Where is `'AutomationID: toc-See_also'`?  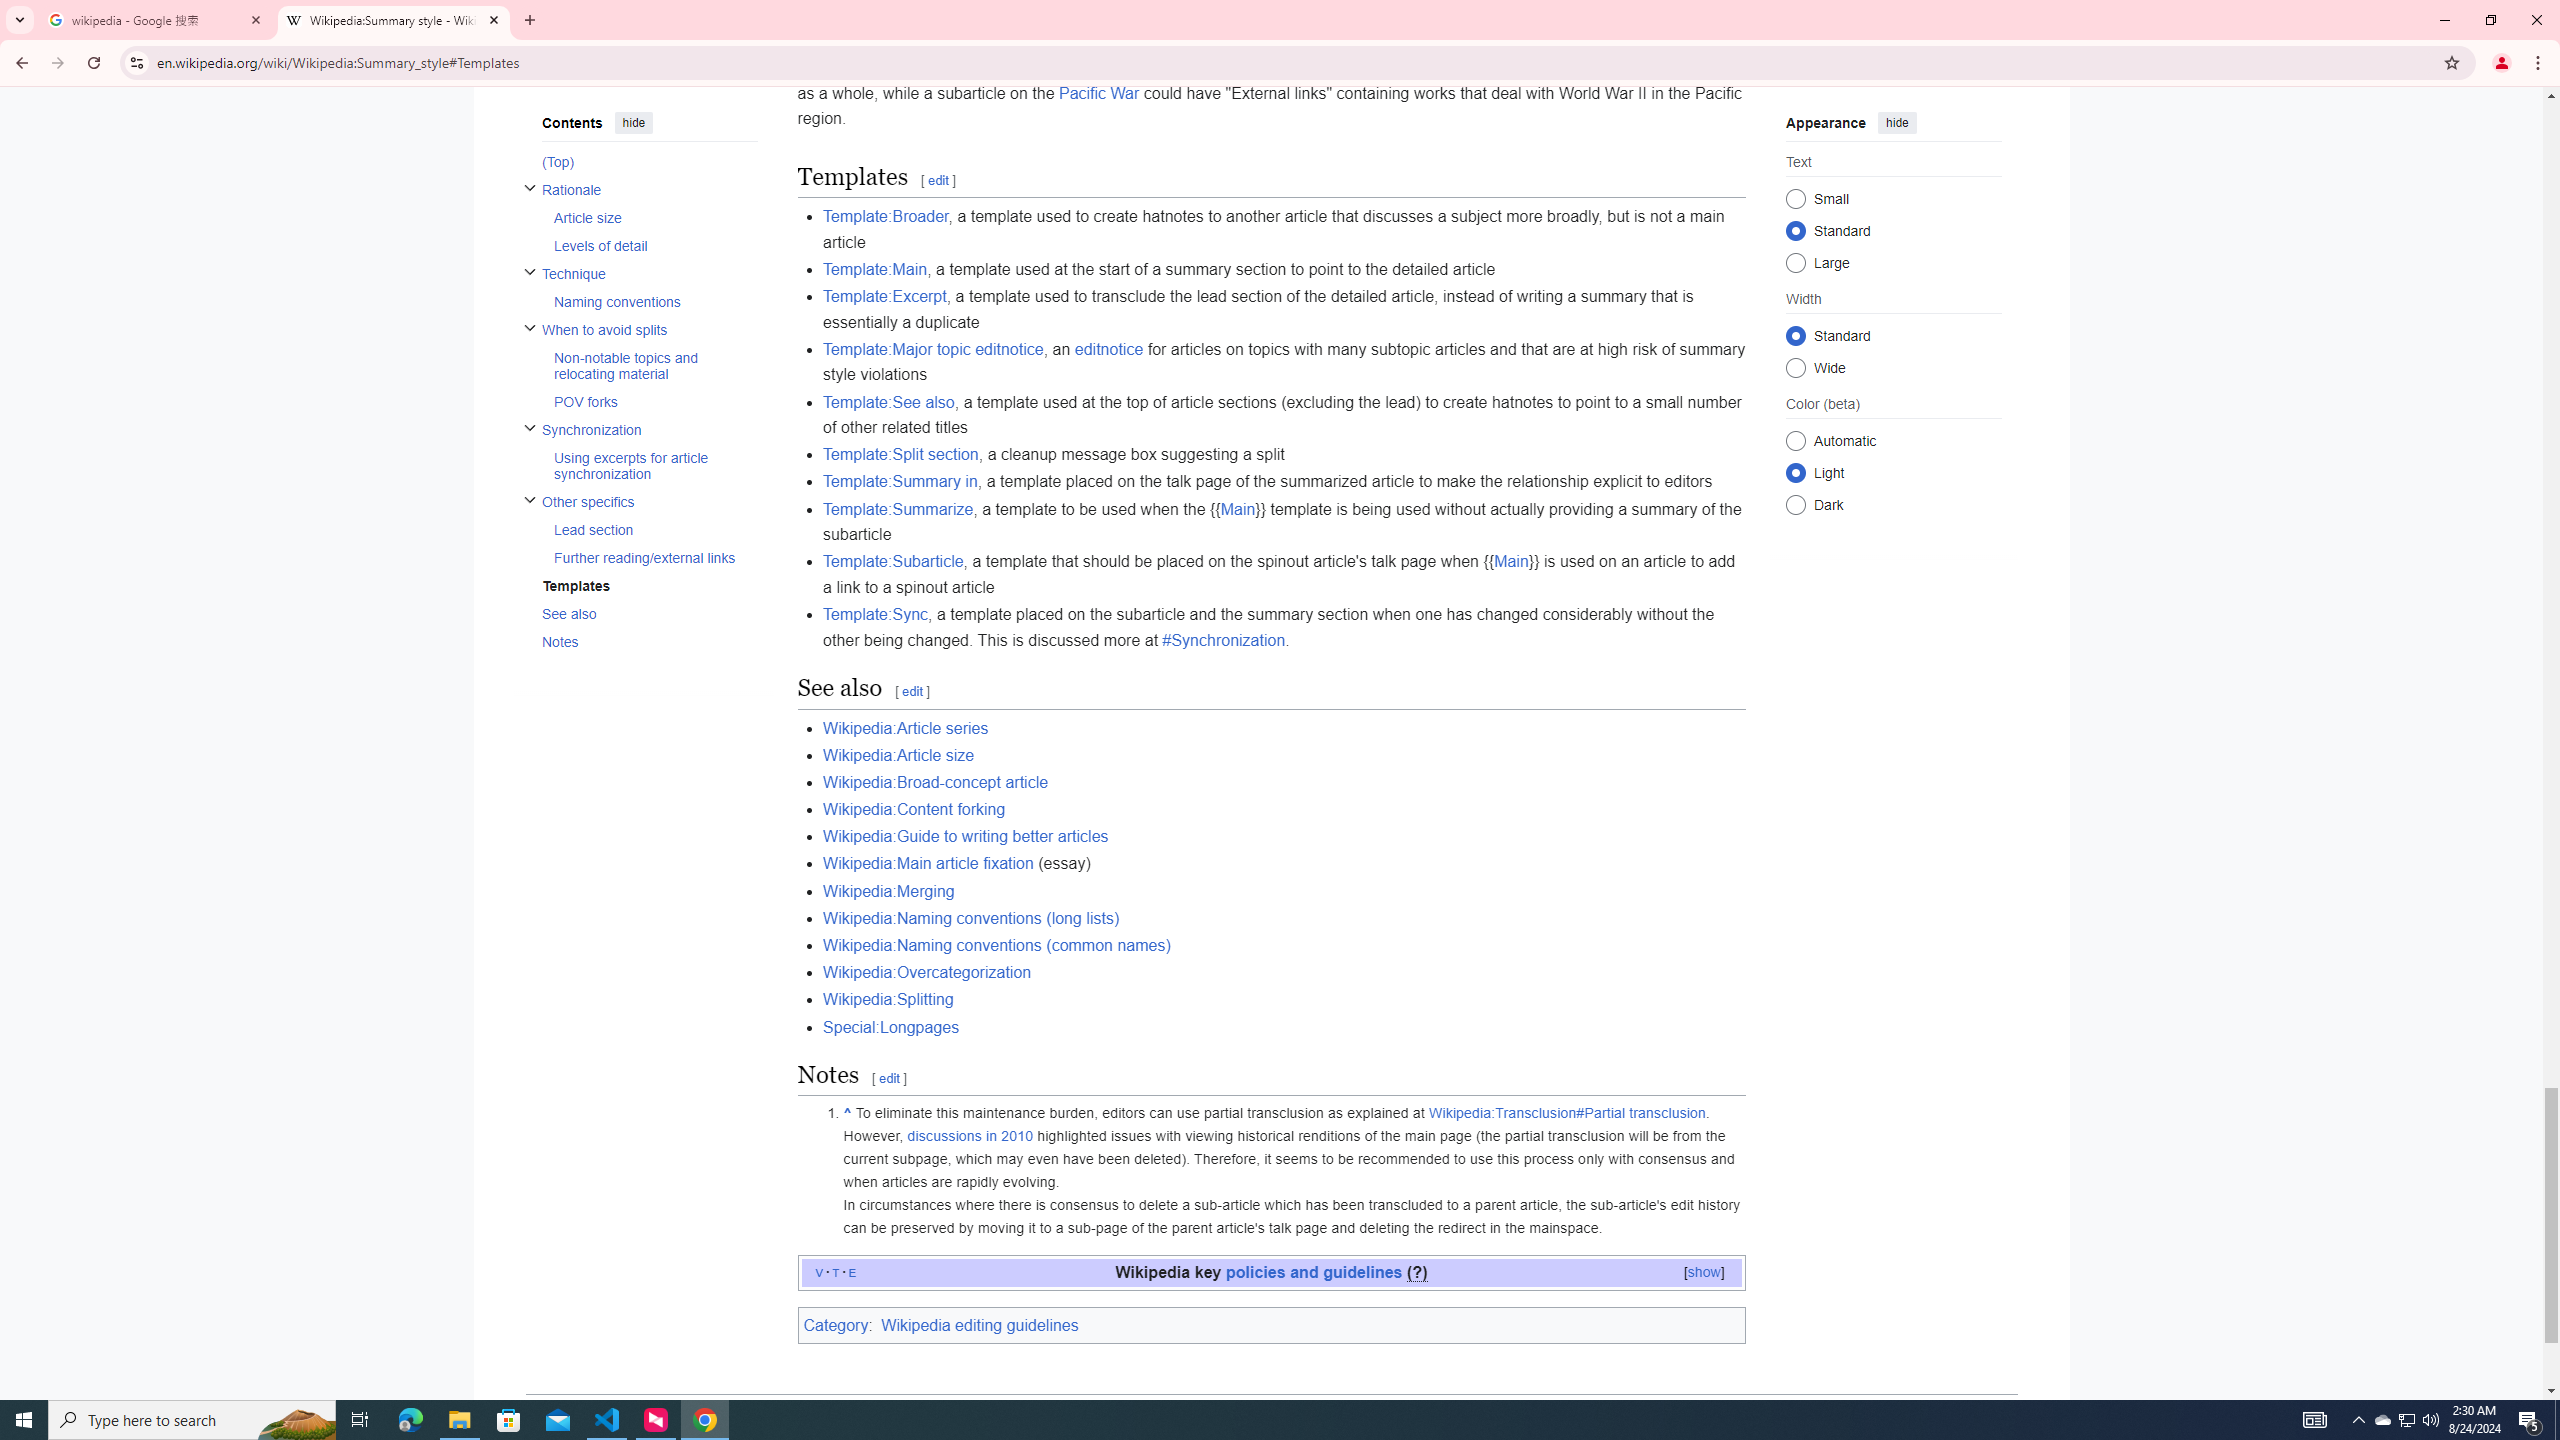 'AutomationID: toc-See_also' is located at coordinates (643, 612).